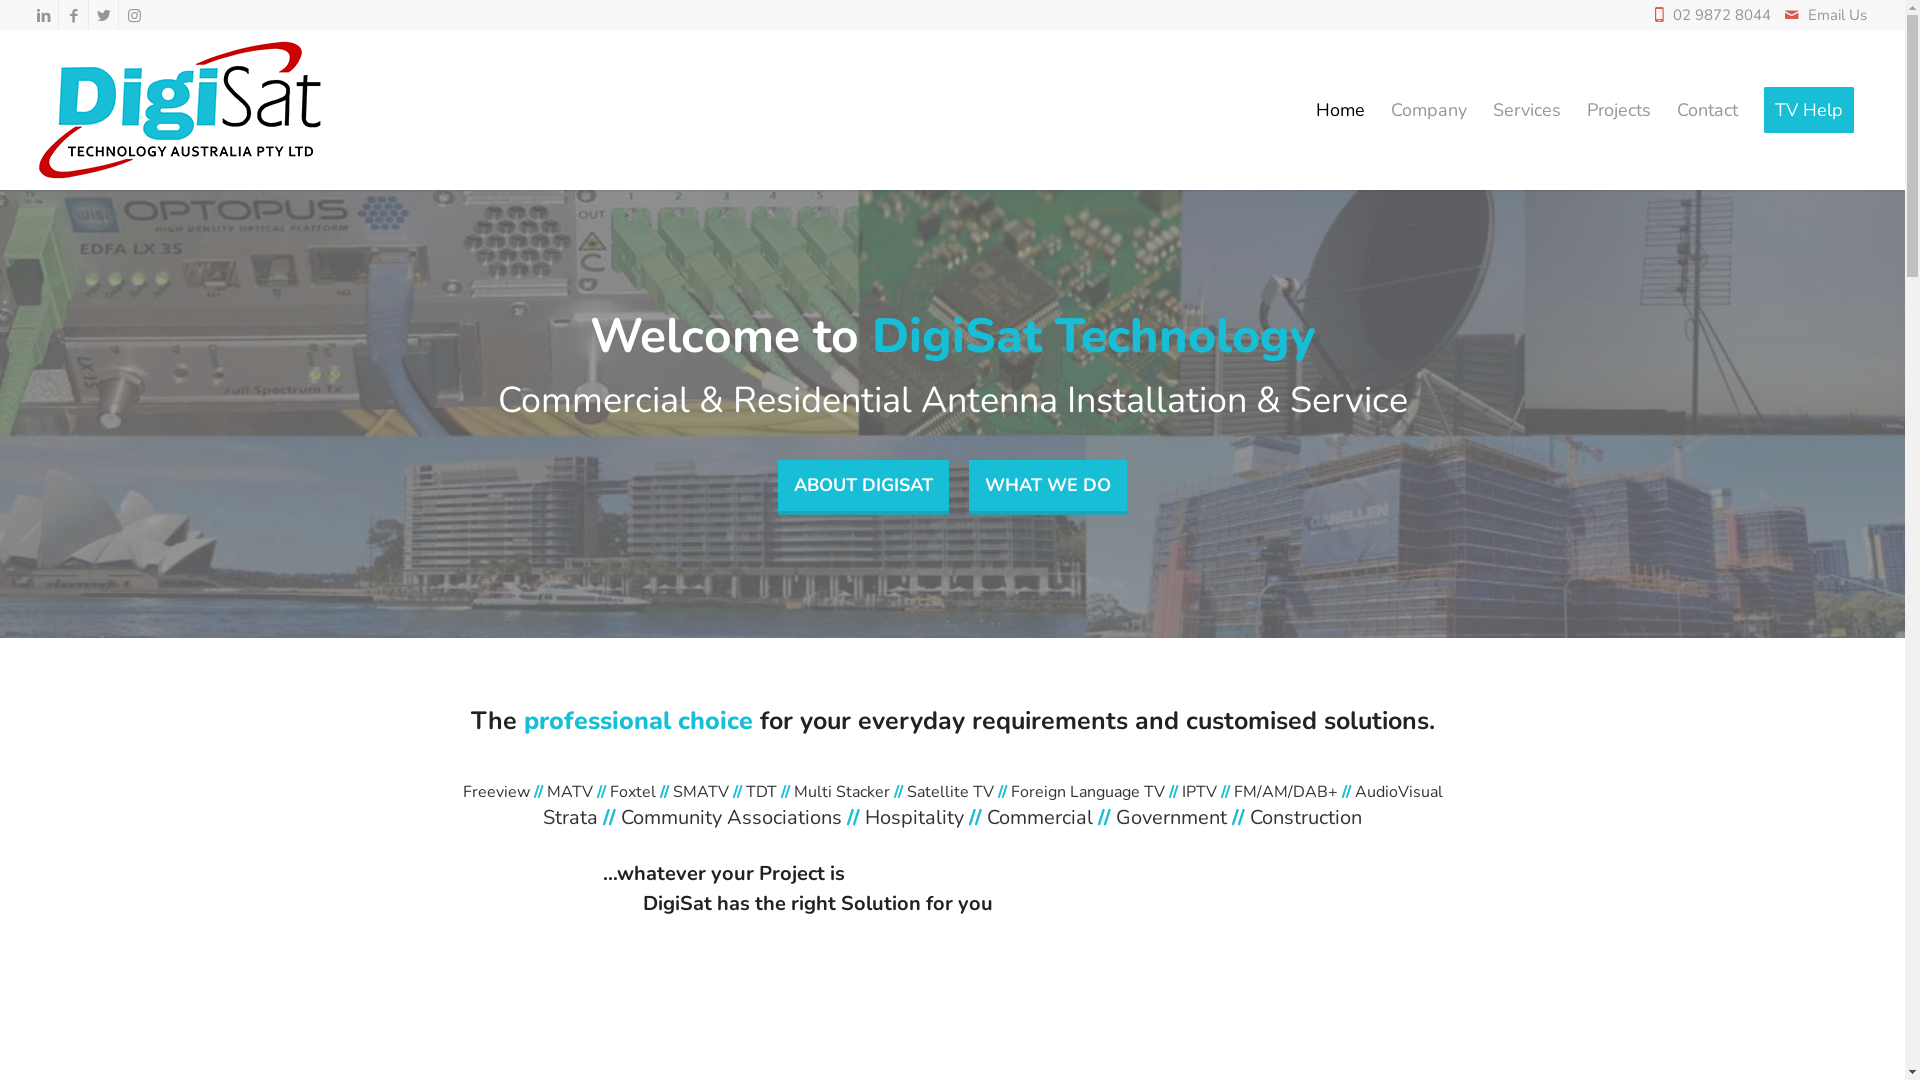  What do you see at coordinates (1706, 110) in the screenshot?
I see `'Contact'` at bounding box center [1706, 110].